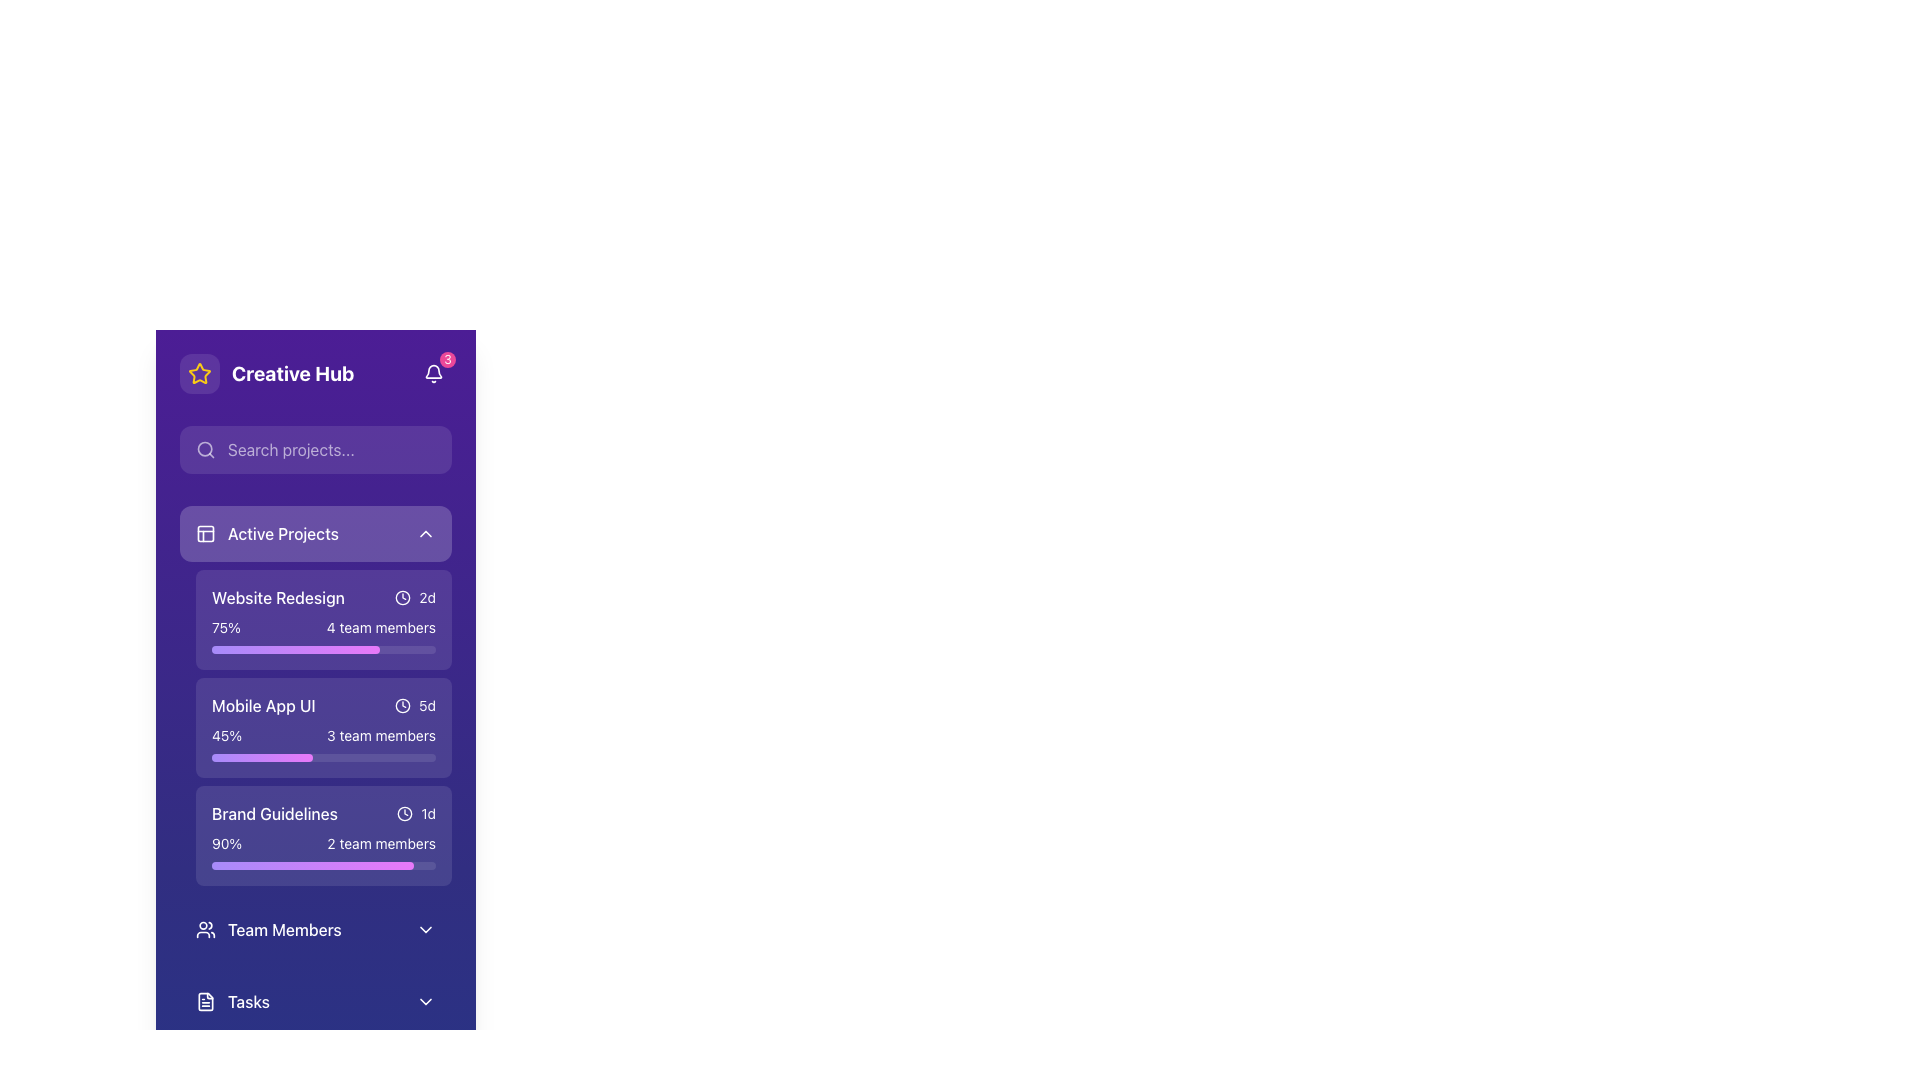 This screenshot has width=1920, height=1080. Describe the element at coordinates (402, 596) in the screenshot. I see `the SVG circle icon representing time, located within the 'Brand Guidelines' section, specifically to the right of the task title` at that location.